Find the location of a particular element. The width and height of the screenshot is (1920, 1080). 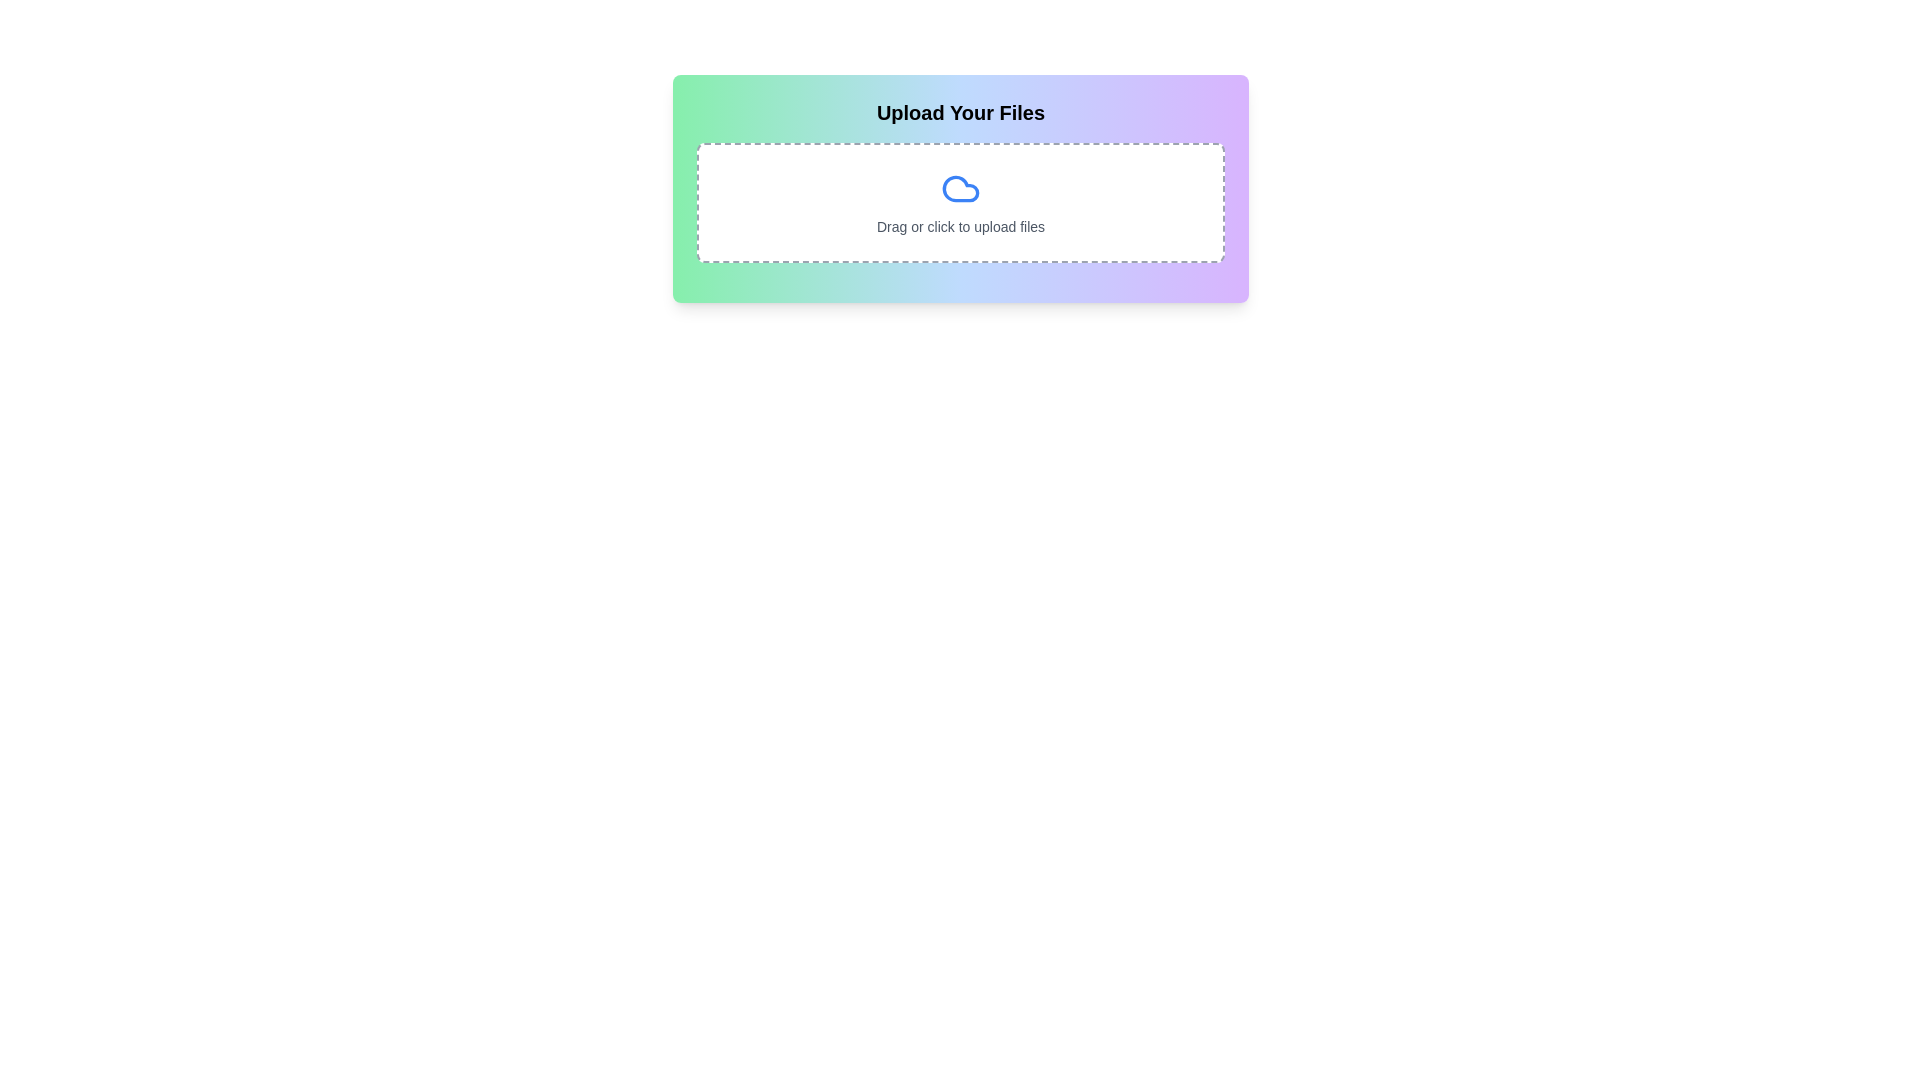

the File Upload Zone located beneath the header text 'Upload Your Files' is located at coordinates (960, 203).